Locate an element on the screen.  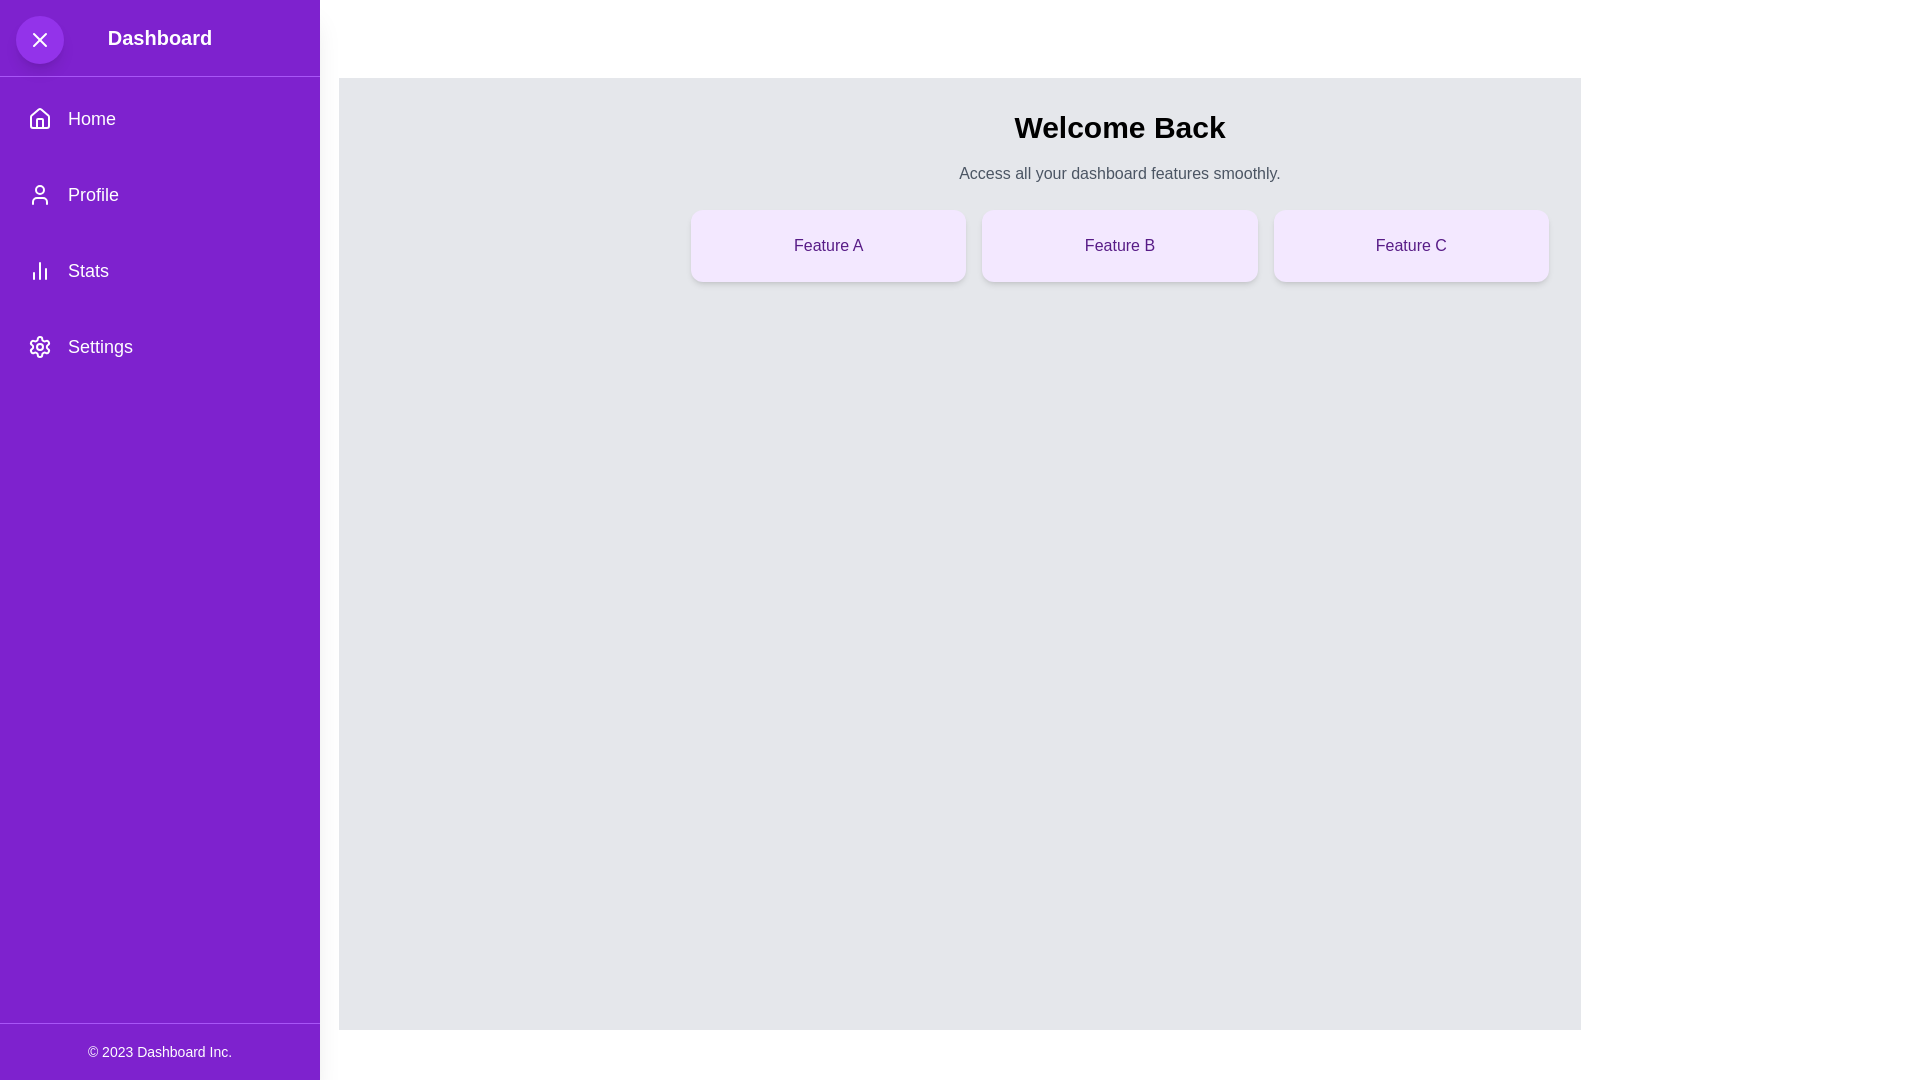
the 'Home' icon in the left sidebar navigation menu is located at coordinates (39, 119).